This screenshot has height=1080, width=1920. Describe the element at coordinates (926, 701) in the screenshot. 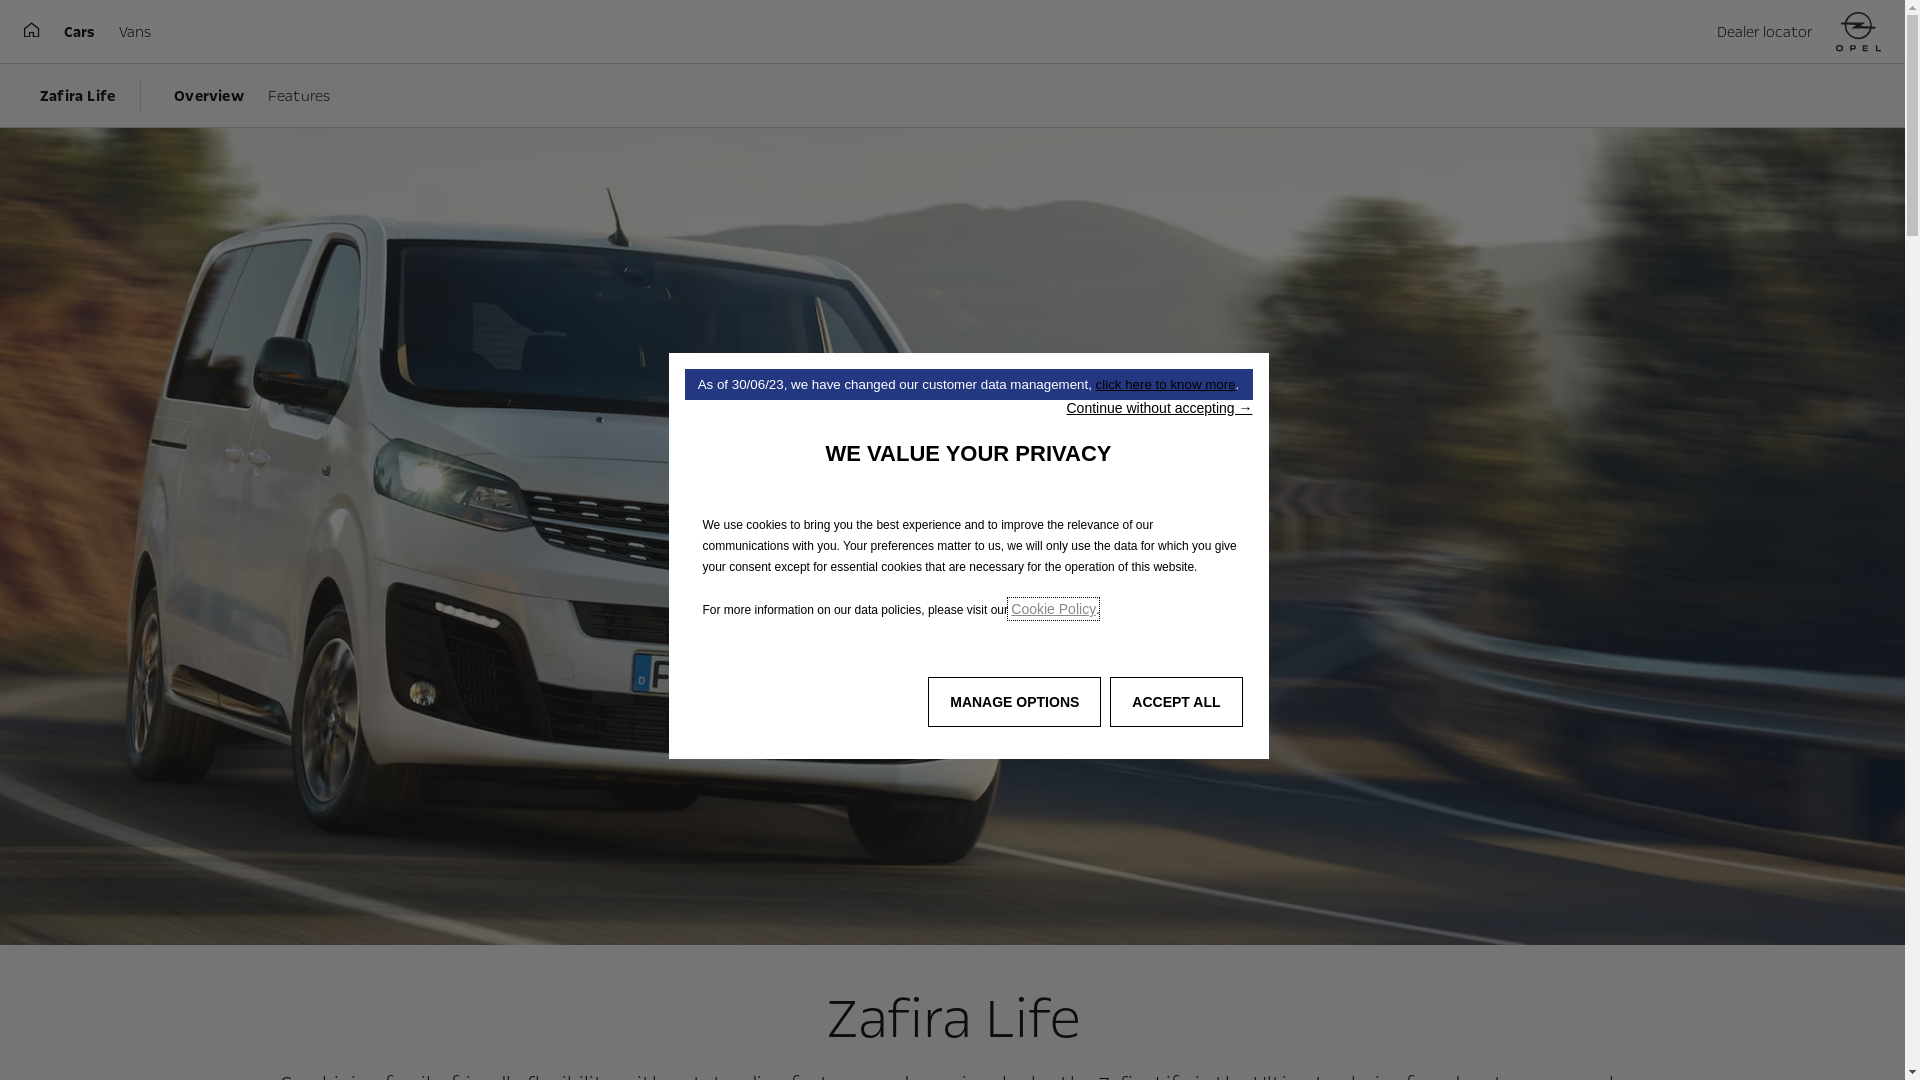

I see `'MANAGE OPTIONS'` at that location.